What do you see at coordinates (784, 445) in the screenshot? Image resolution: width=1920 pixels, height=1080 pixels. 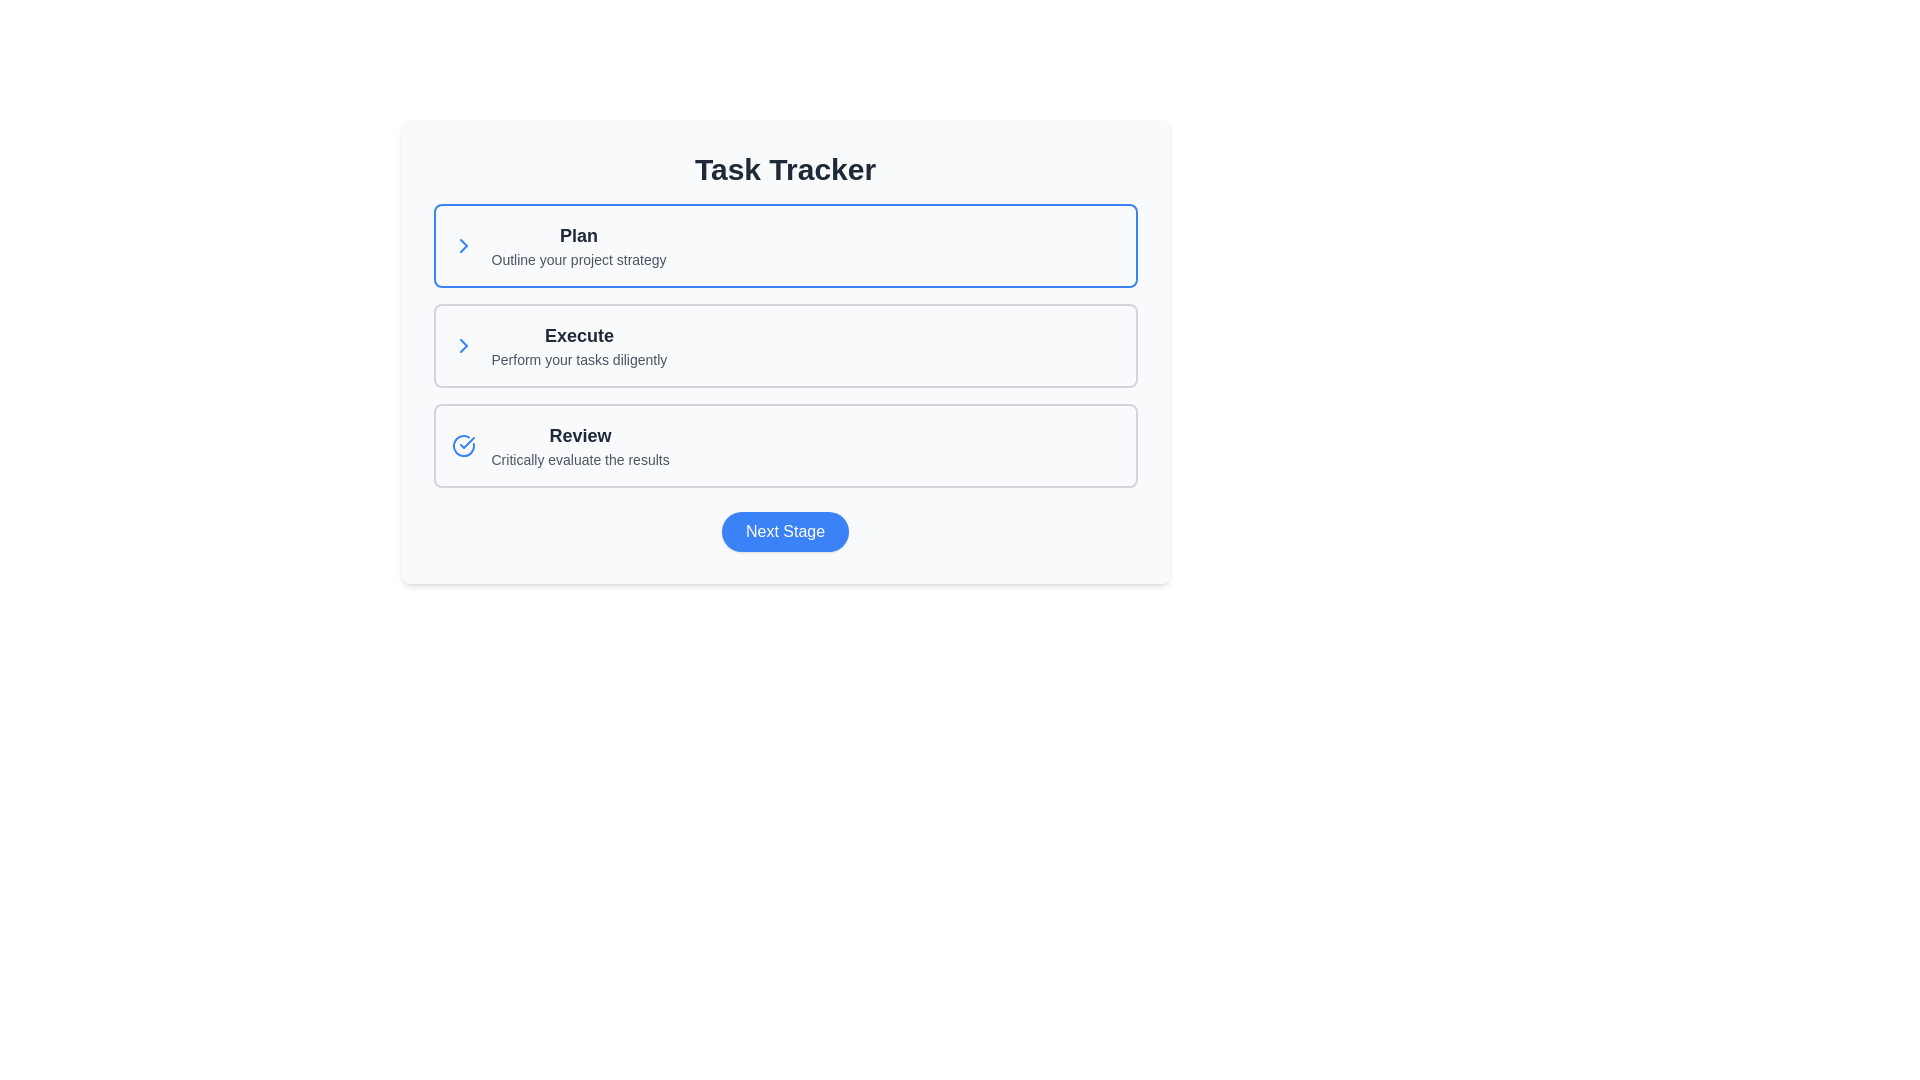 I see `the 'Review' card component` at bounding box center [784, 445].